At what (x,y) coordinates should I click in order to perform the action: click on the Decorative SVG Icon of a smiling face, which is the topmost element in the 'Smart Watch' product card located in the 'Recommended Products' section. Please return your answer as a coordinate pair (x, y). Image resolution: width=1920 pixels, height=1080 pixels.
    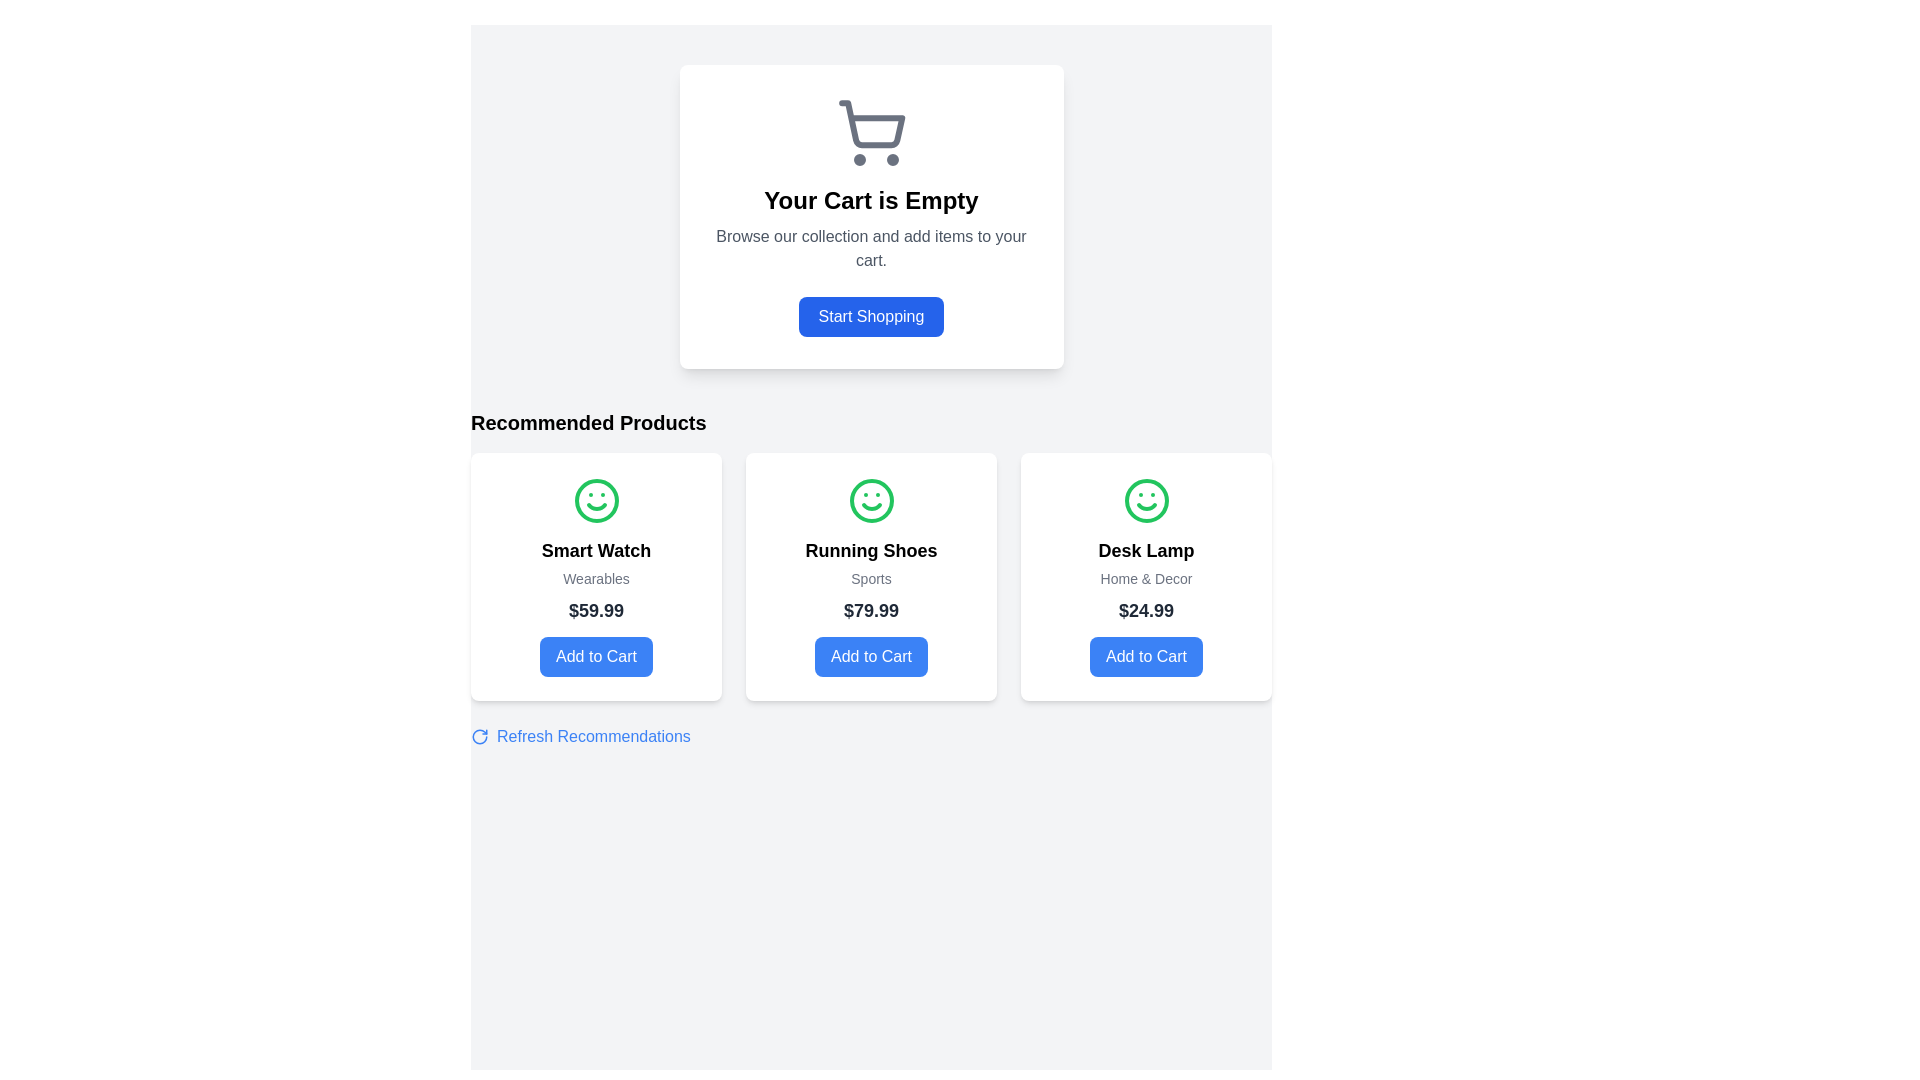
    Looking at the image, I should click on (595, 500).